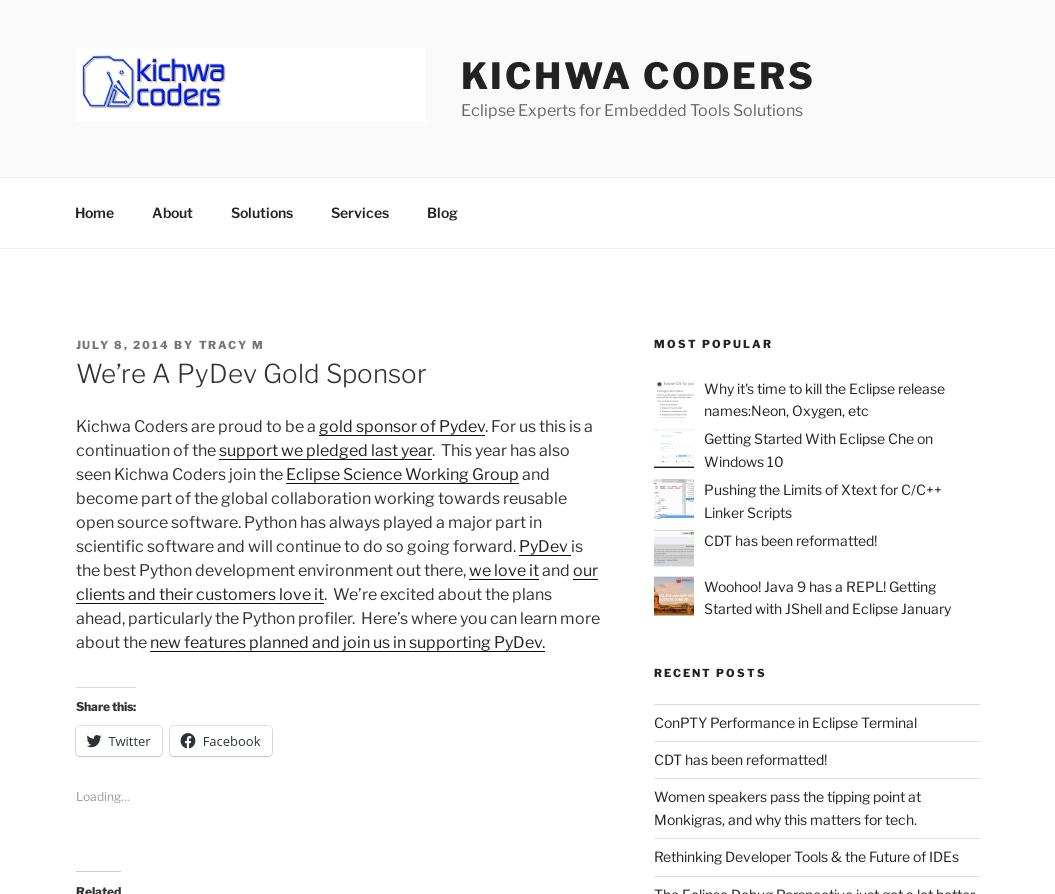 The image size is (1055, 894). I want to click on 'Share this:', so click(103, 704).